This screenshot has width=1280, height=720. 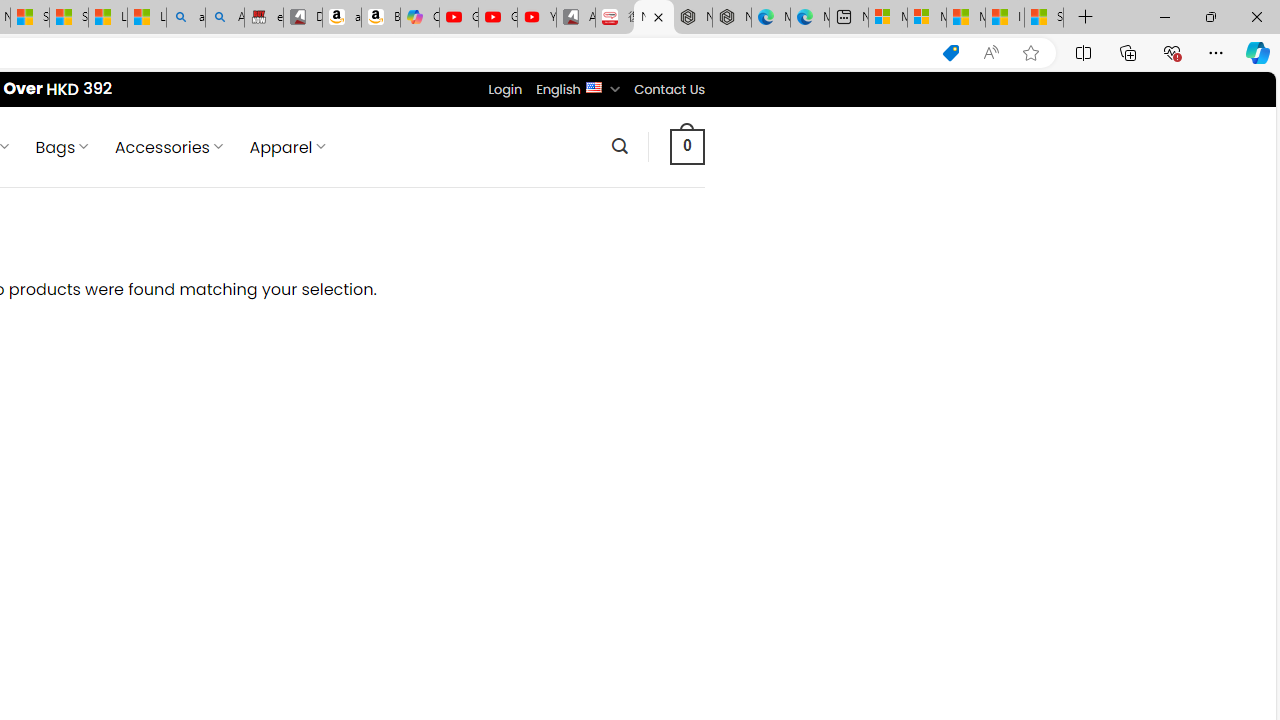 What do you see at coordinates (731, 17) in the screenshot?
I see `'Nordace - Nordace has arrived Hong Kong'` at bounding box center [731, 17].